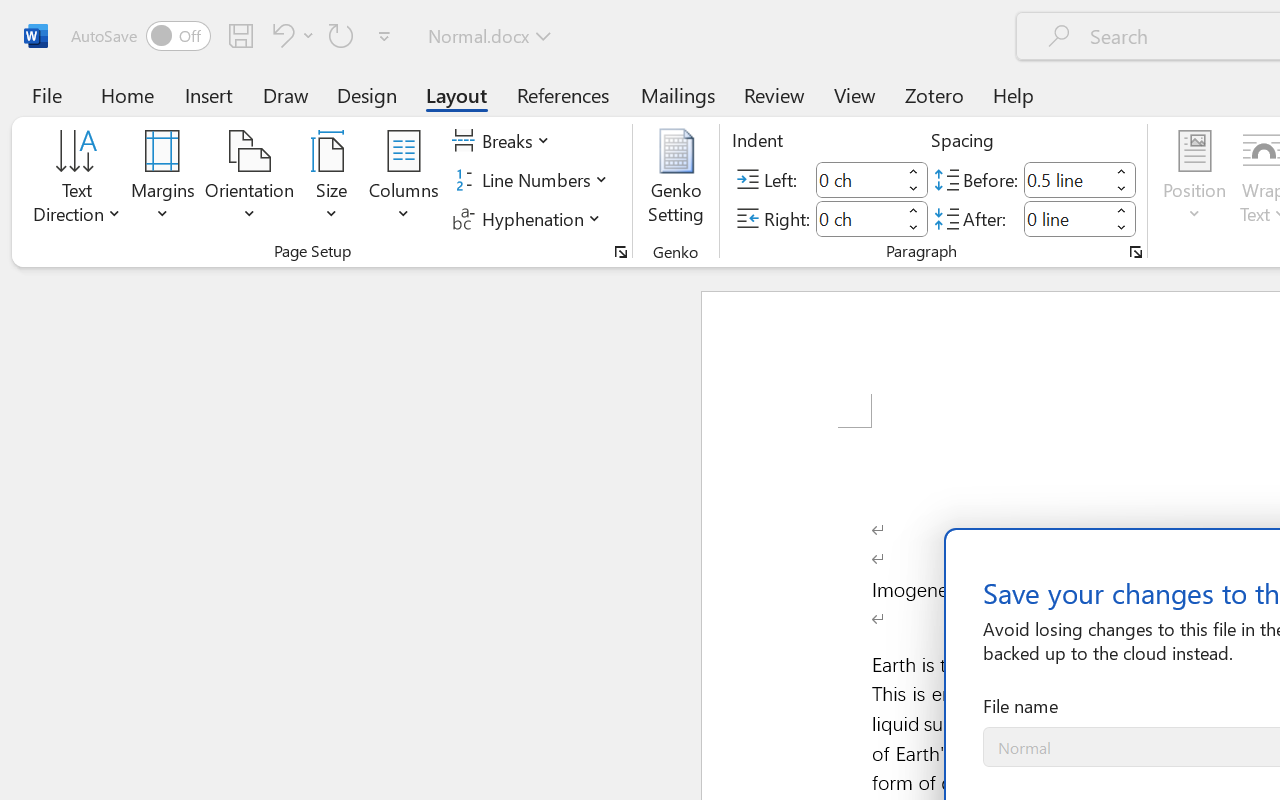  Describe the element at coordinates (1136, 251) in the screenshot. I see `'Paragraph...'` at that location.